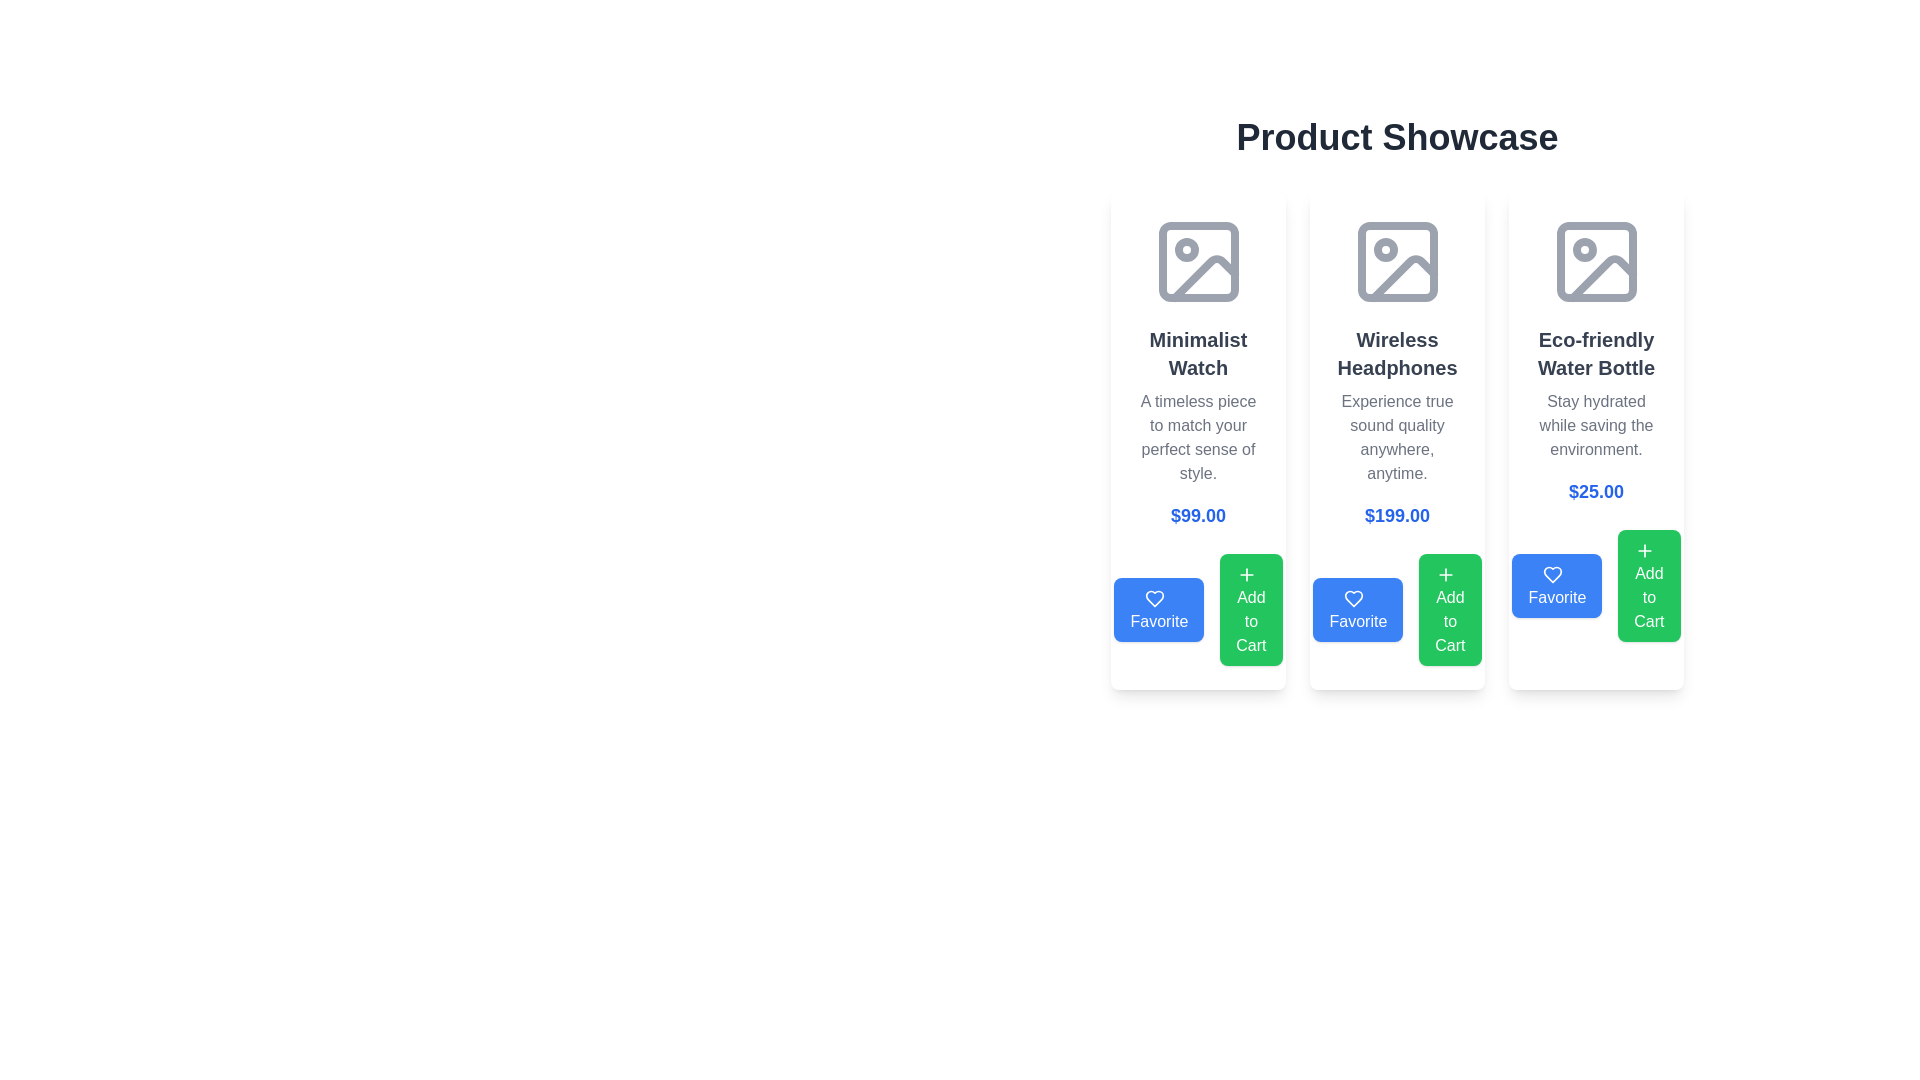 The image size is (1920, 1080). What do you see at coordinates (1198, 515) in the screenshot?
I see `the price text displaying '$99.00' which is styled in blue, bold, and larger font located at the center-bottom of the first product card` at bounding box center [1198, 515].